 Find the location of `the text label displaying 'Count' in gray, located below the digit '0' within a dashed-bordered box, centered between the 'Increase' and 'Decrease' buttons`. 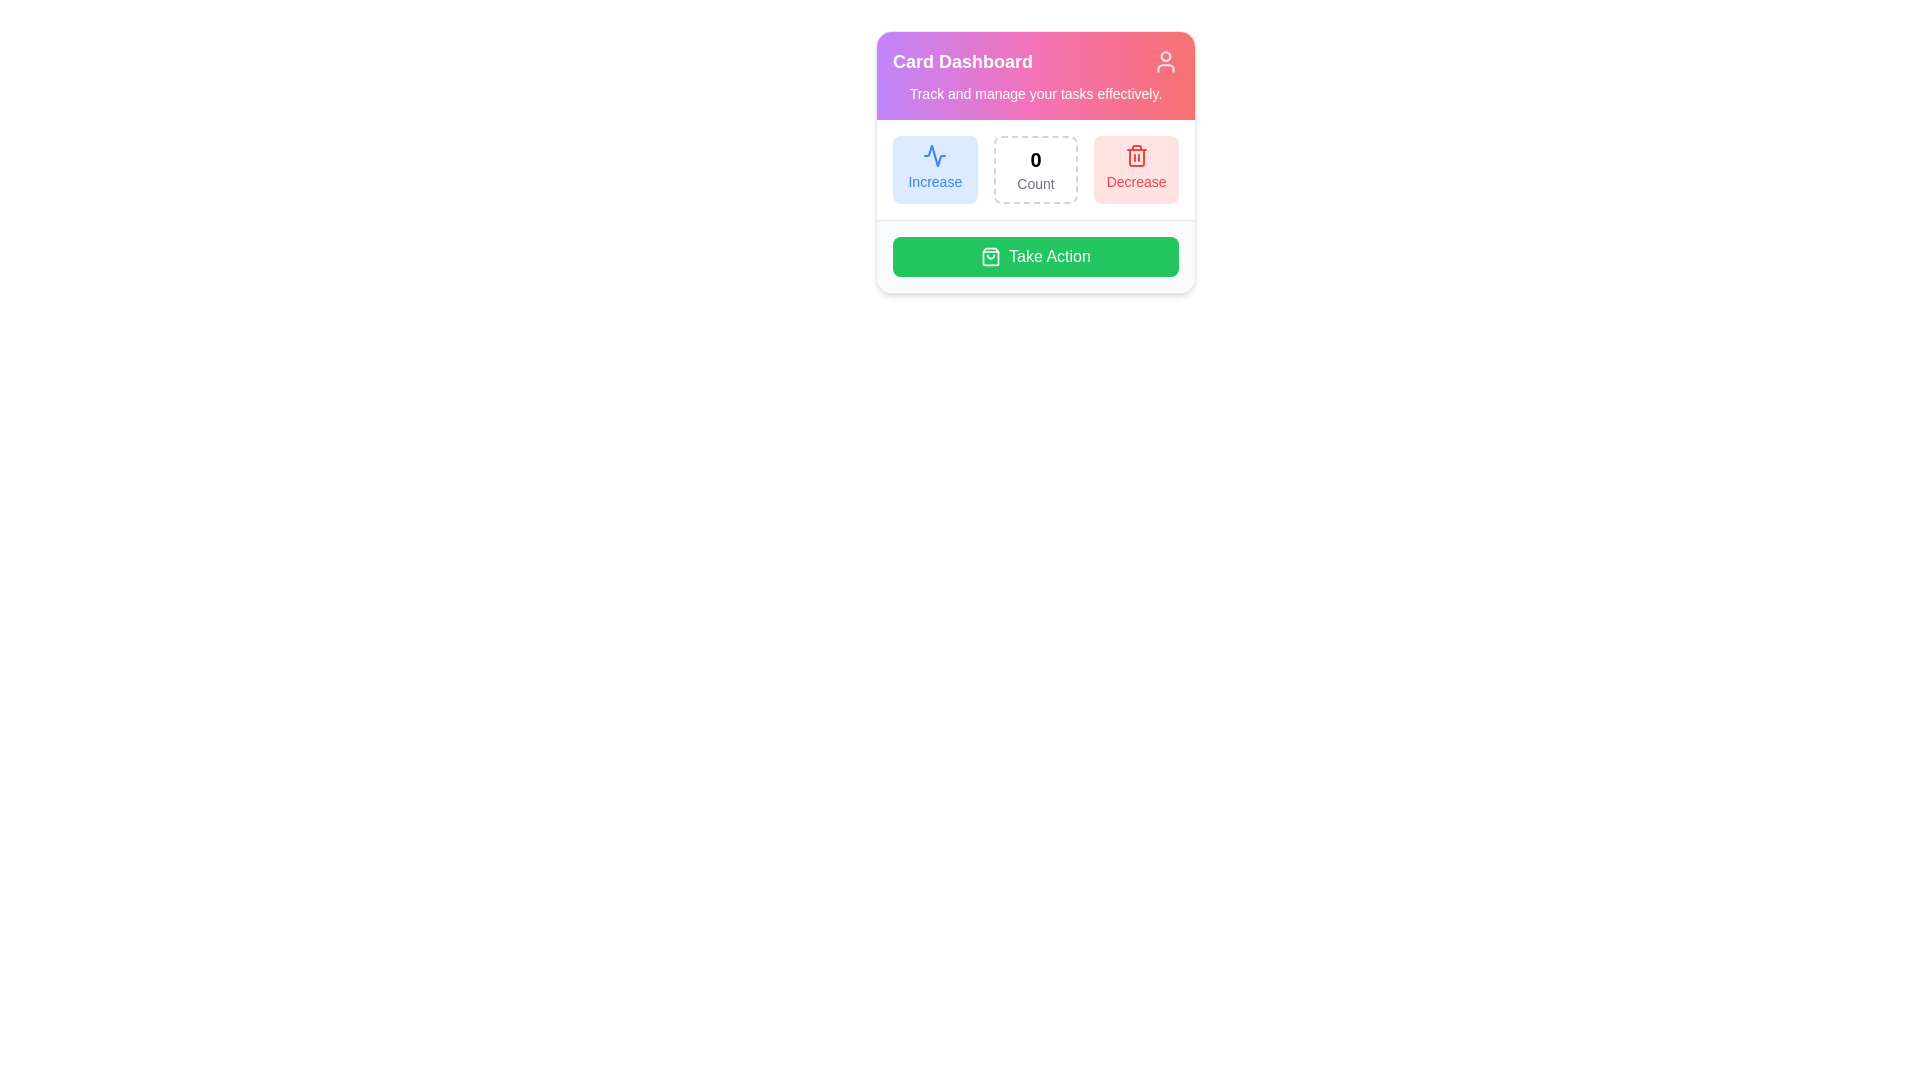

the text label displaying 'Count' in gray, located below the digit '0' within a dashed-bordered box, centered between the 'Increase' and 'Decrease' buttons is located at coordinates (1036, 184).